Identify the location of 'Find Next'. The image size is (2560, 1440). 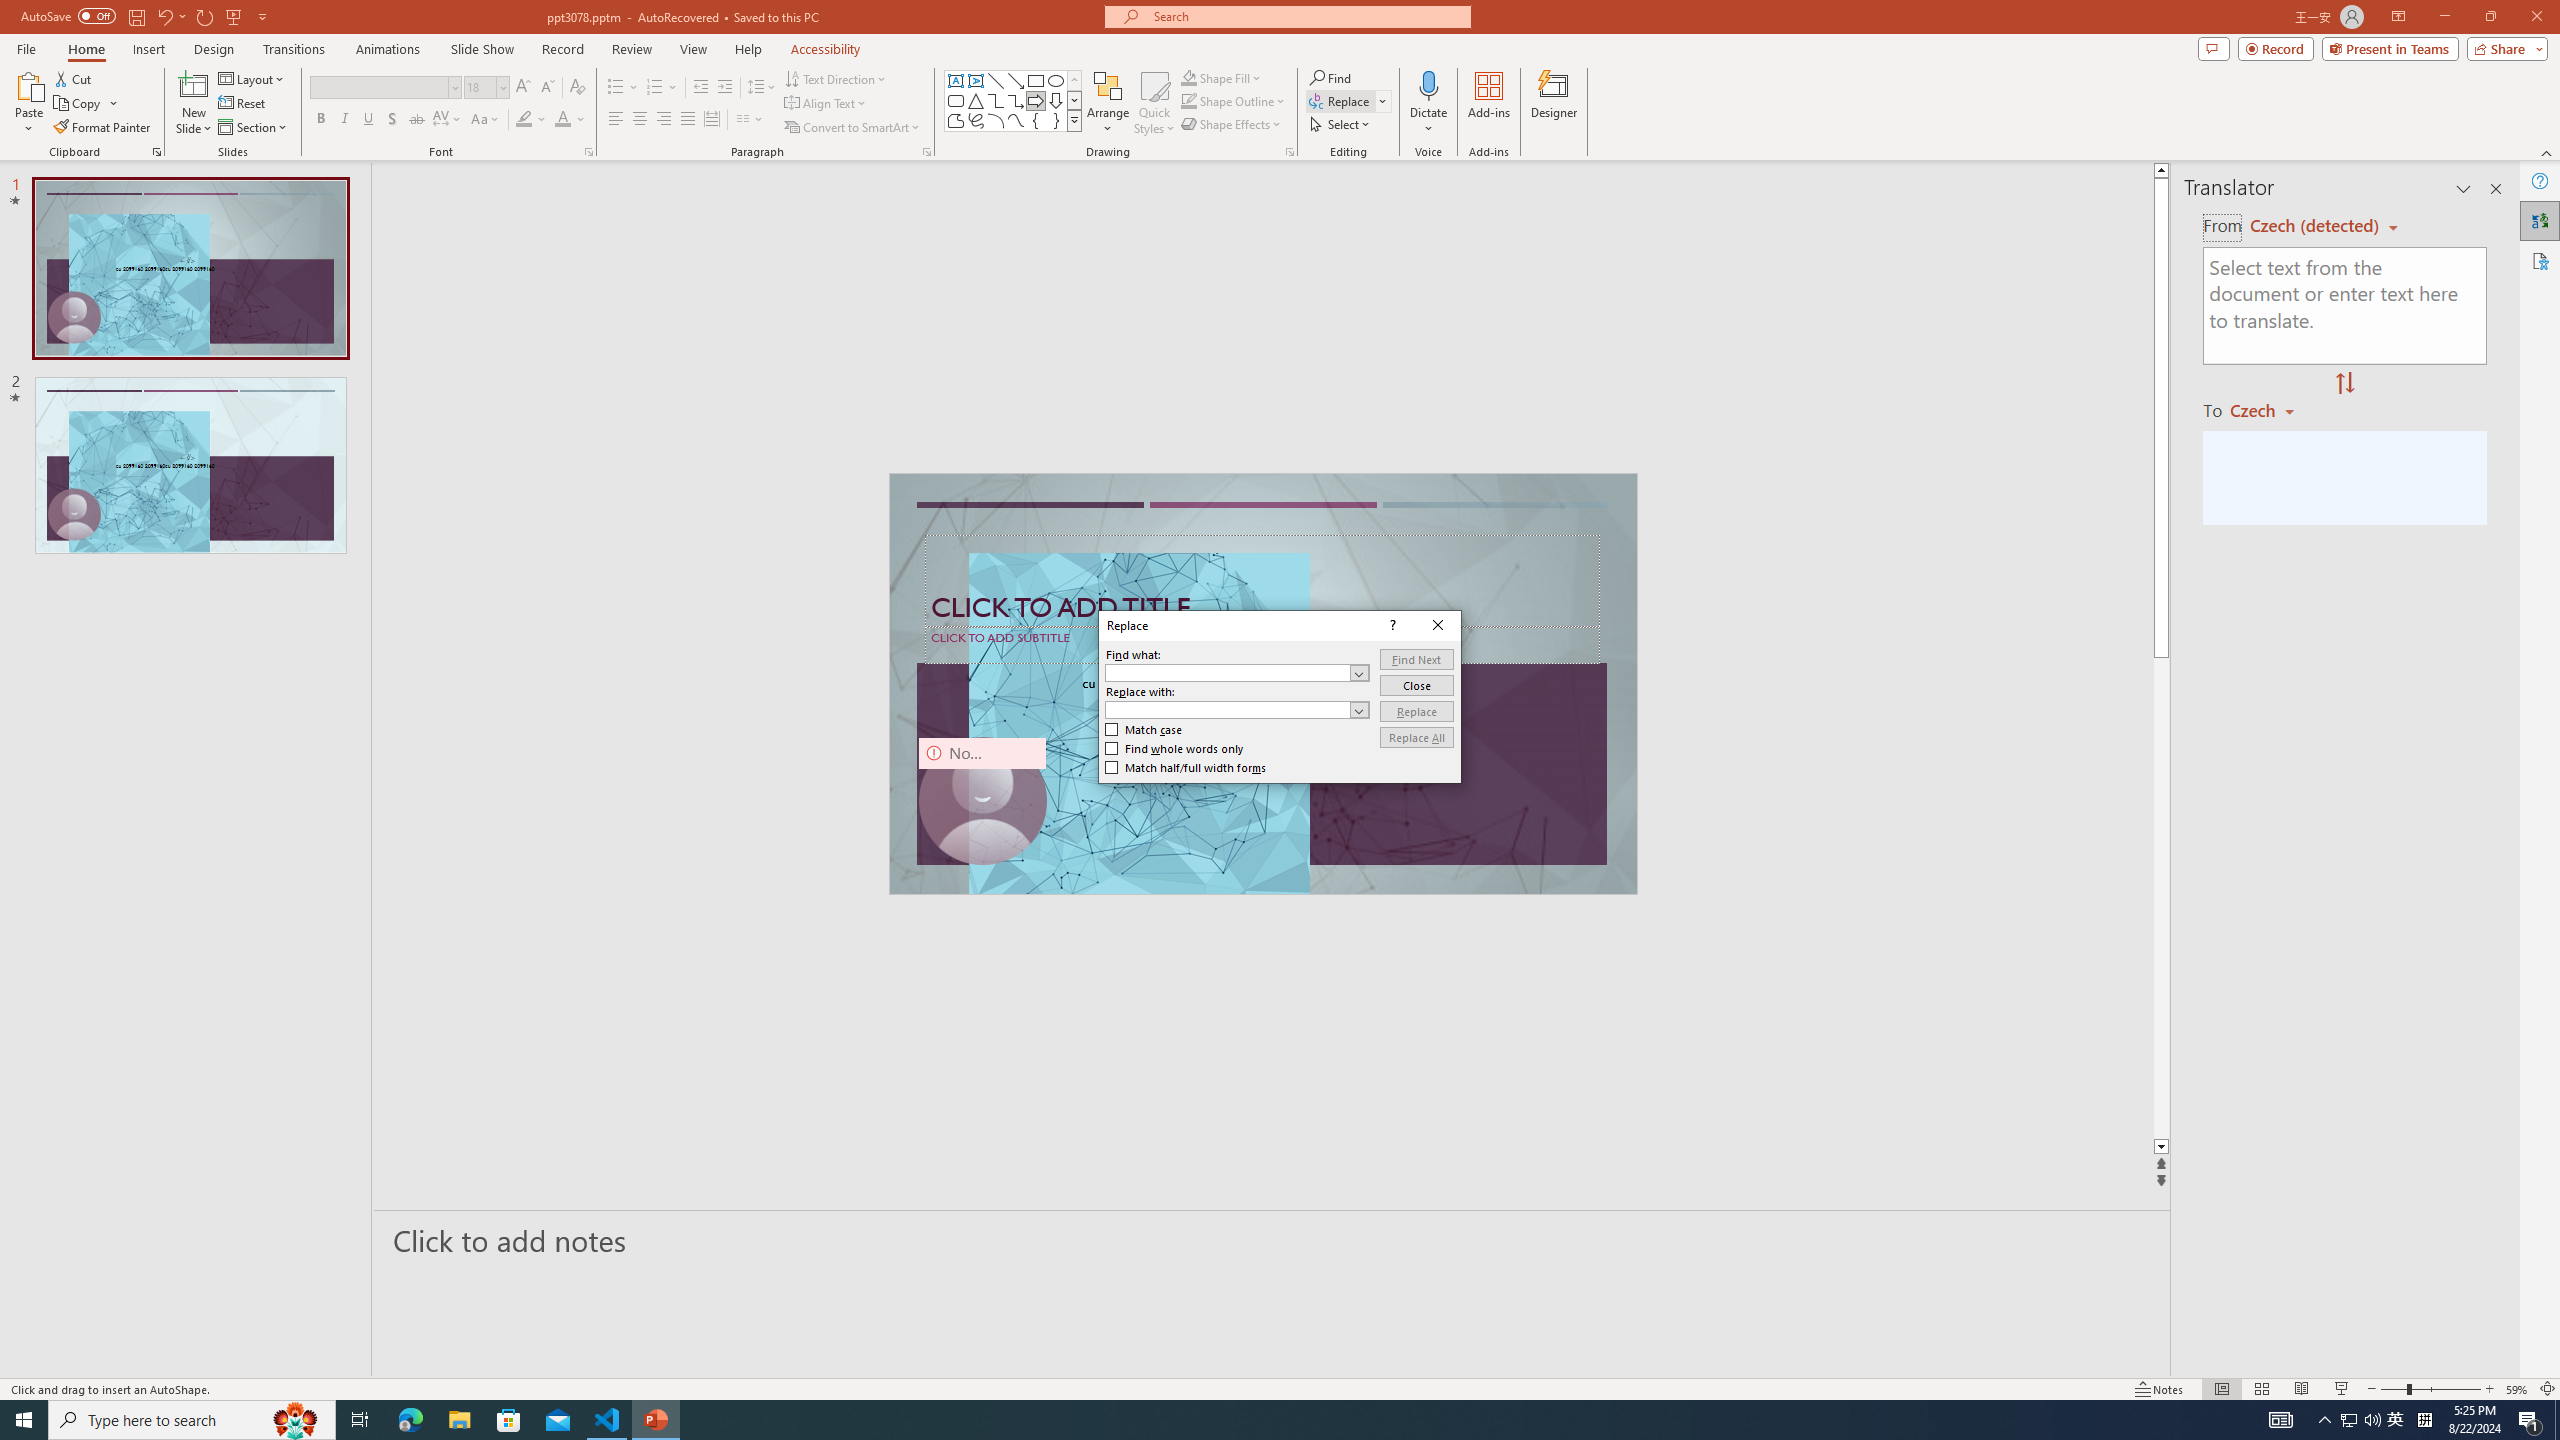
(1415, 658).